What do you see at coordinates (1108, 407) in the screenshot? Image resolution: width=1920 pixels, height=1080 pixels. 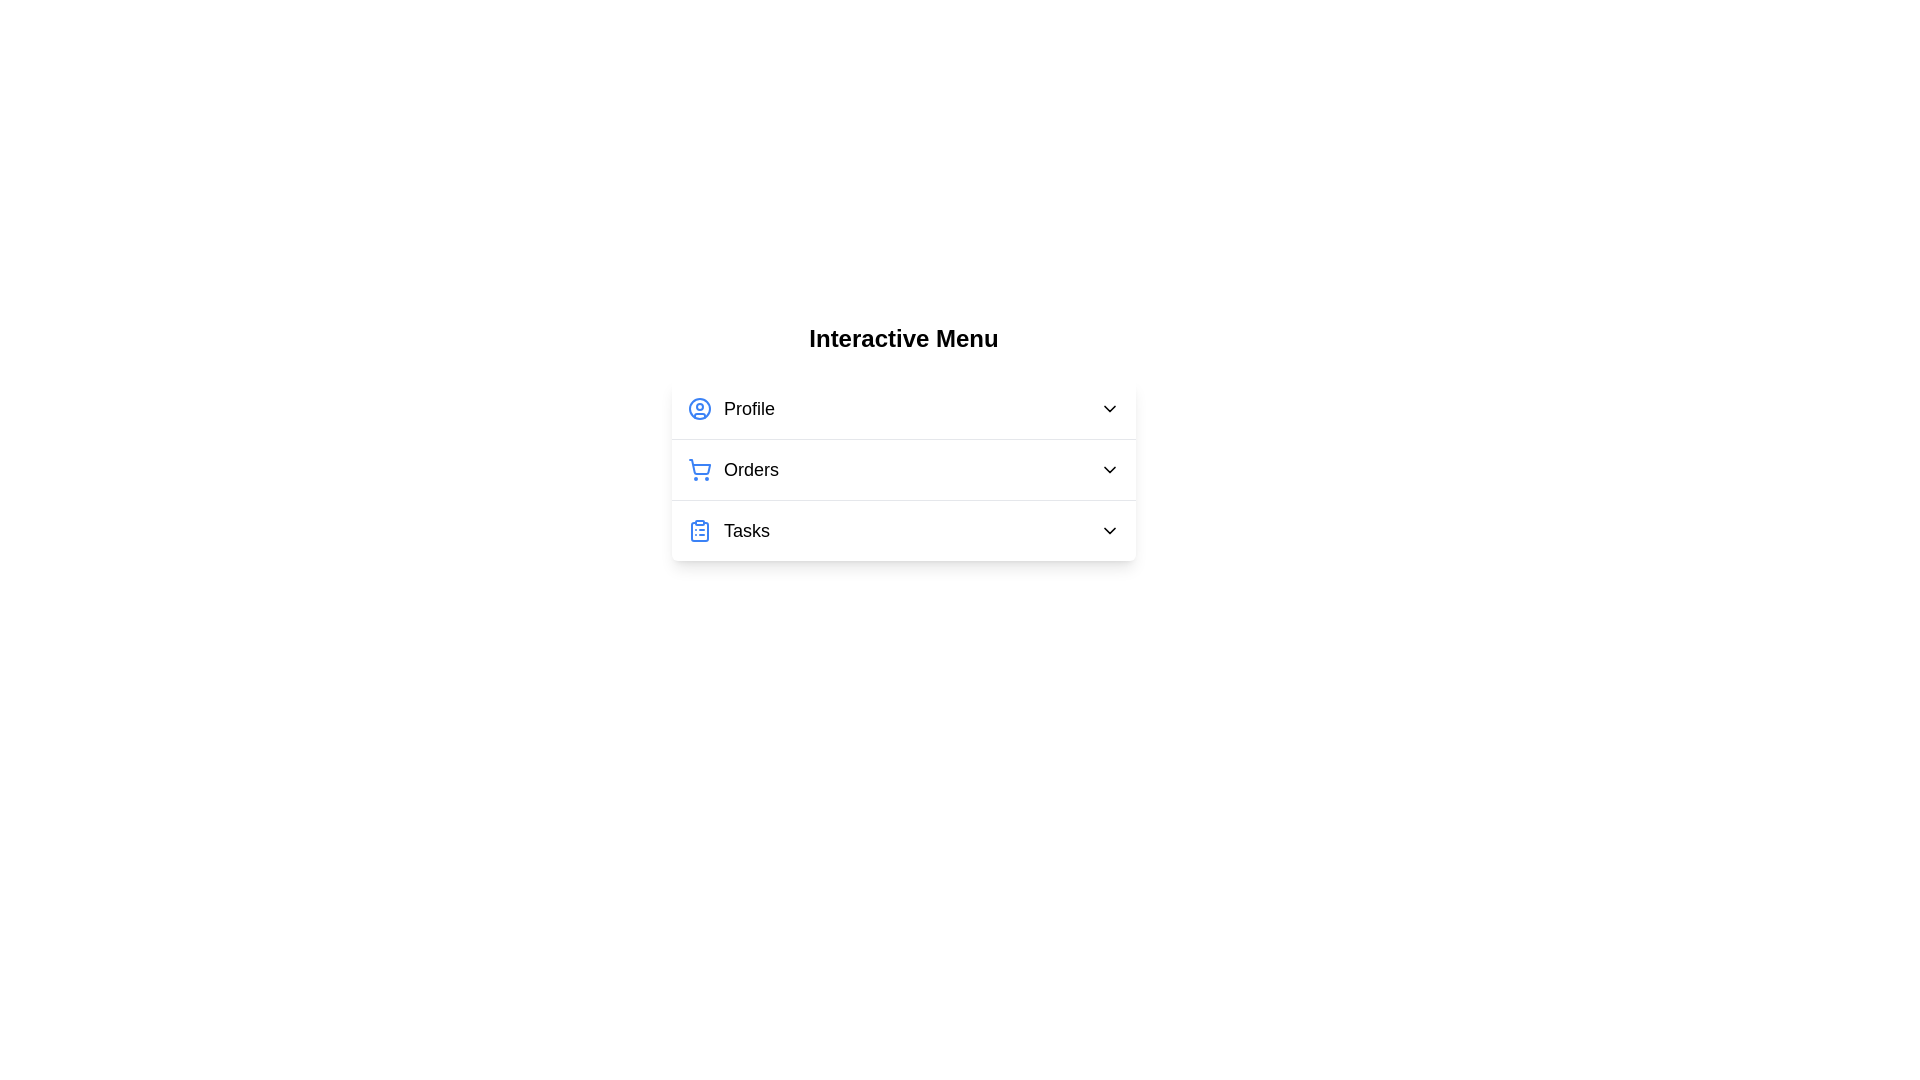 I see `the downward chevron icon at the far-right end of the 'Profile' row` at bounding box center [1108, 407].